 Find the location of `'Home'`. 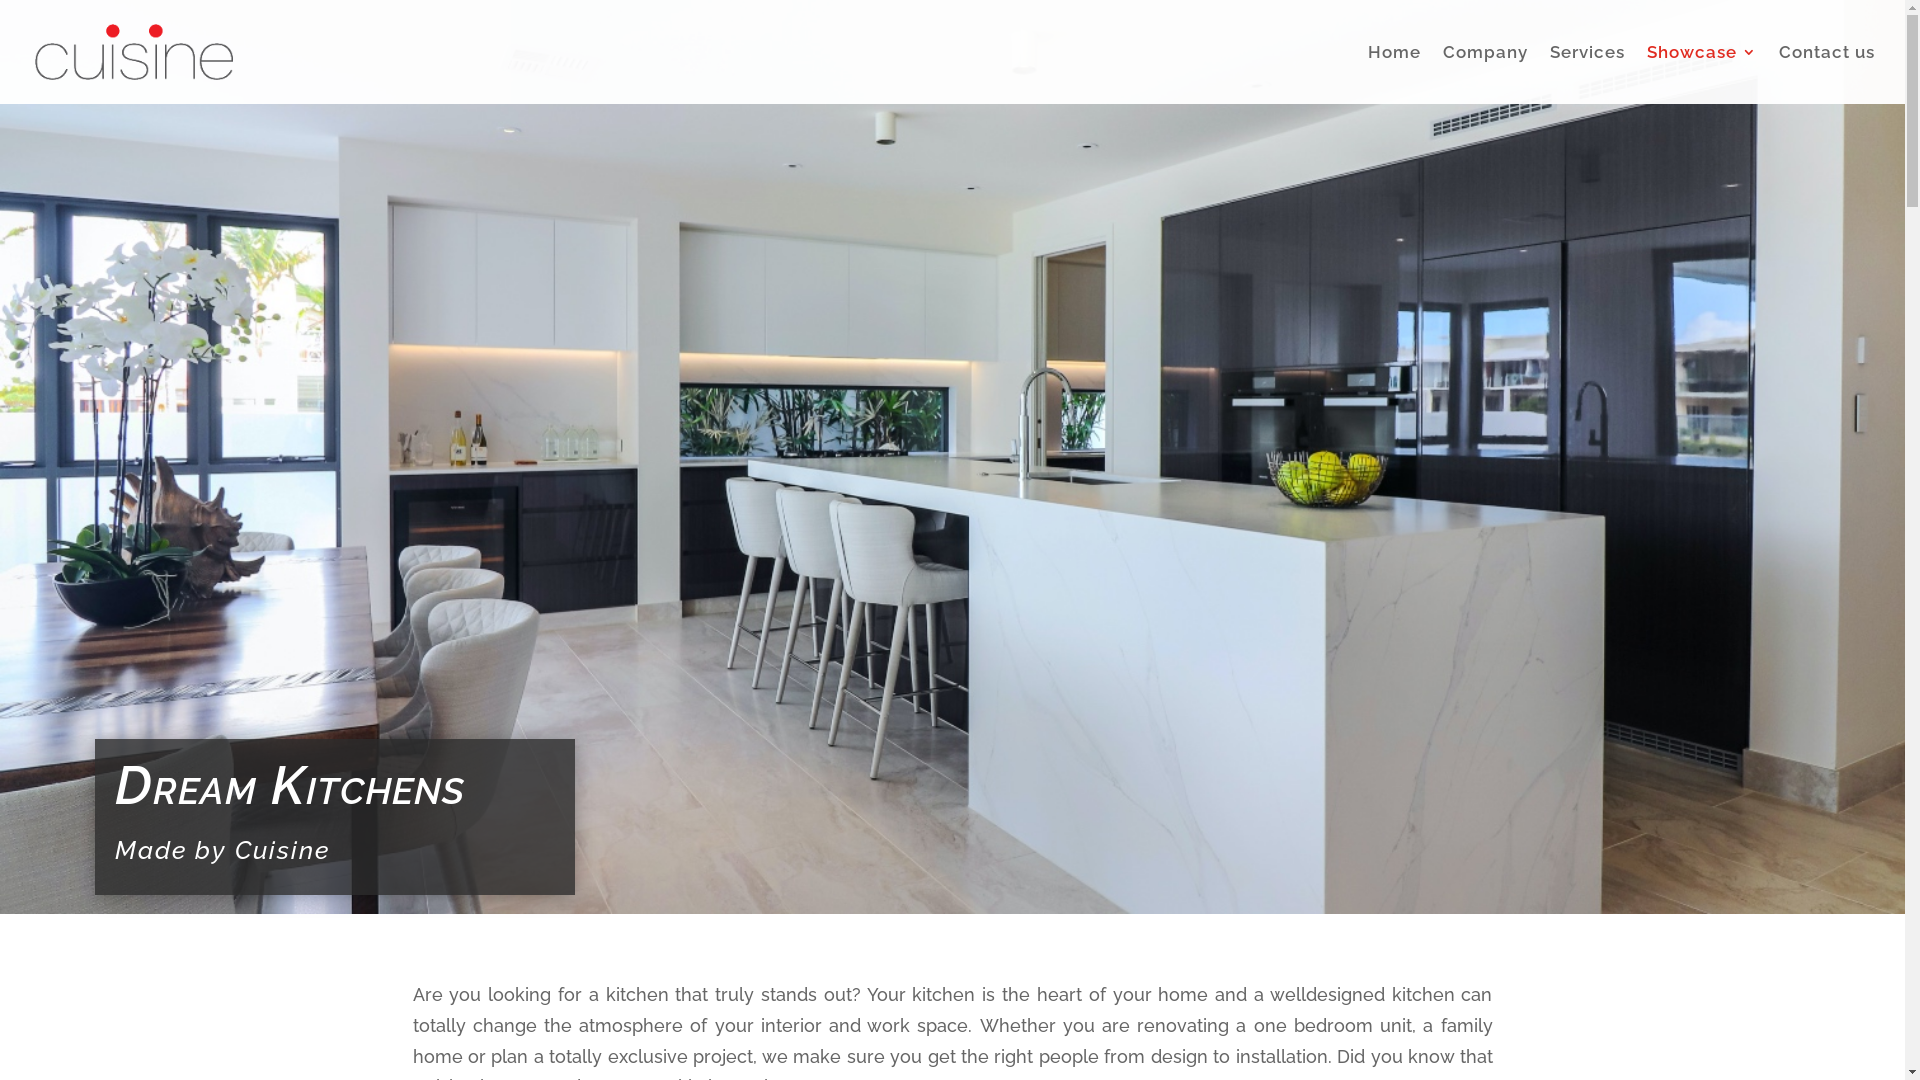

'Home' is located at coordinates (1393, 73).